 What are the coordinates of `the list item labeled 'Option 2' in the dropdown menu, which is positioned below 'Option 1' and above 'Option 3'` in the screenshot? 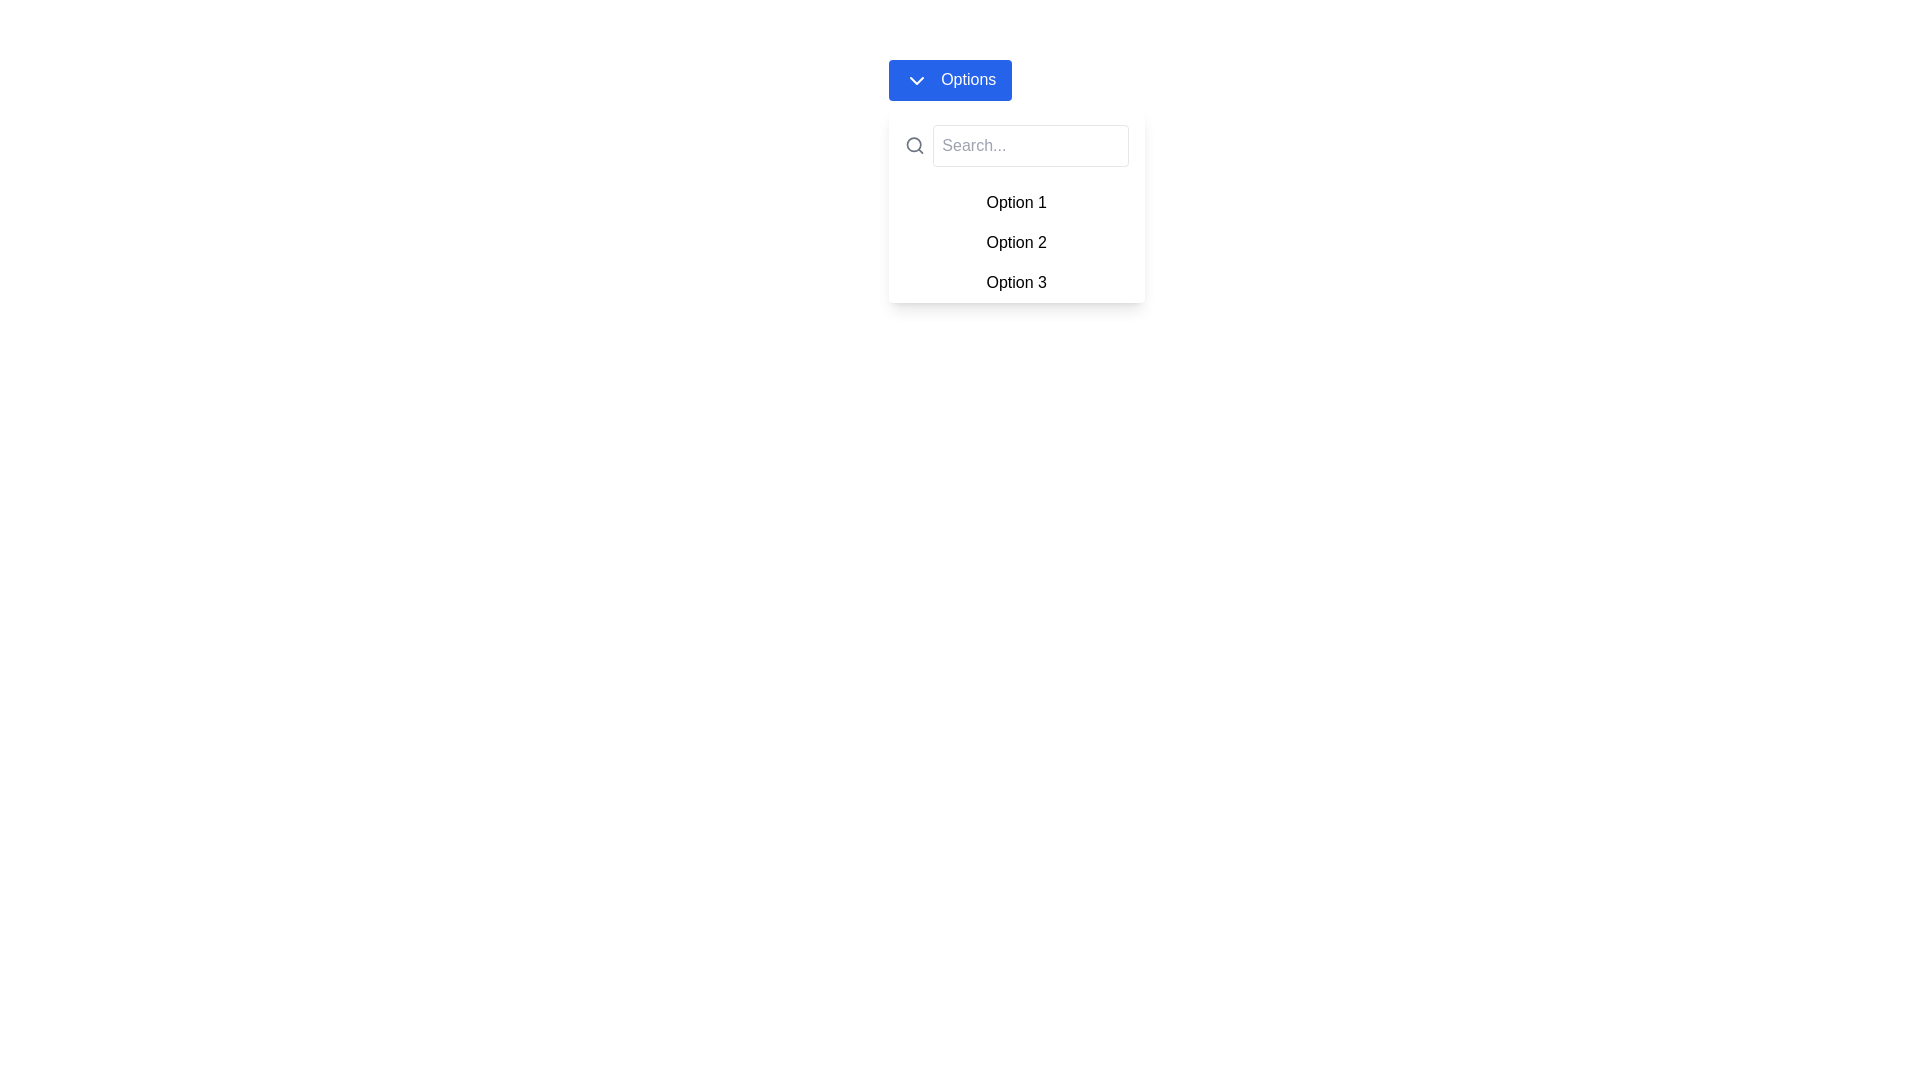 It's located at (1016, 241).